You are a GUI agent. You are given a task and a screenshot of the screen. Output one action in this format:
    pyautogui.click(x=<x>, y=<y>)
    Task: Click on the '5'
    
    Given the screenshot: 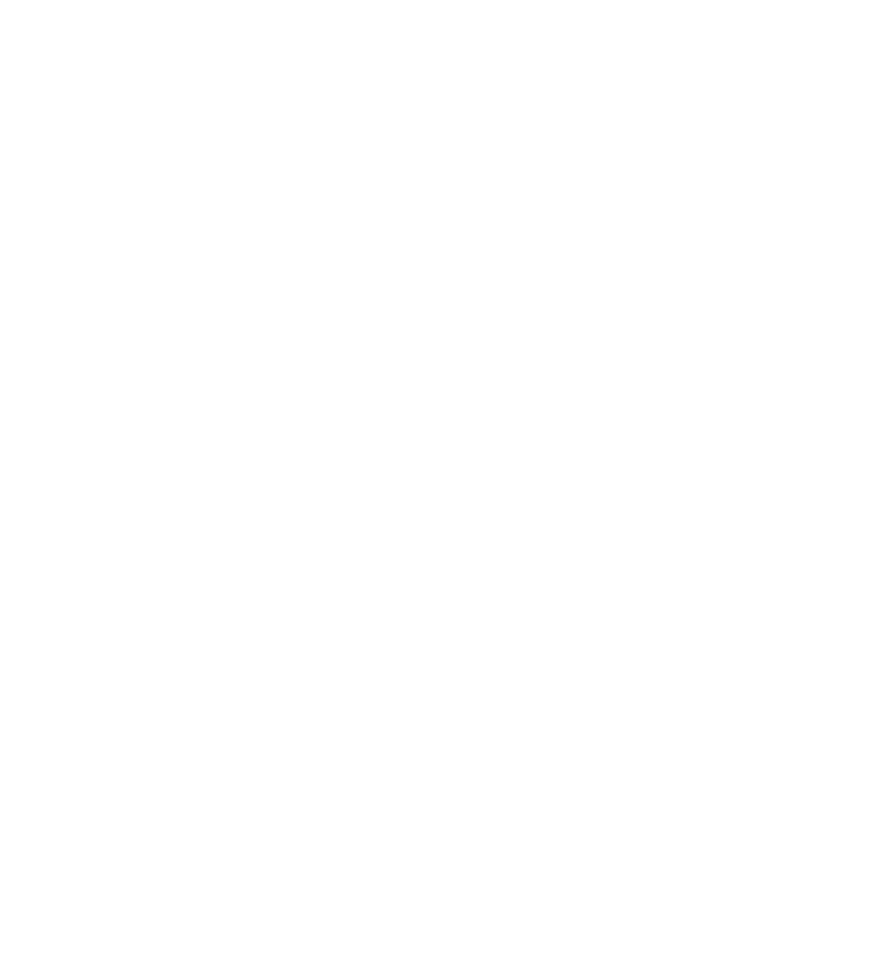 What is the action you would take?
    pyautogui.click(x=398, y=695)
    